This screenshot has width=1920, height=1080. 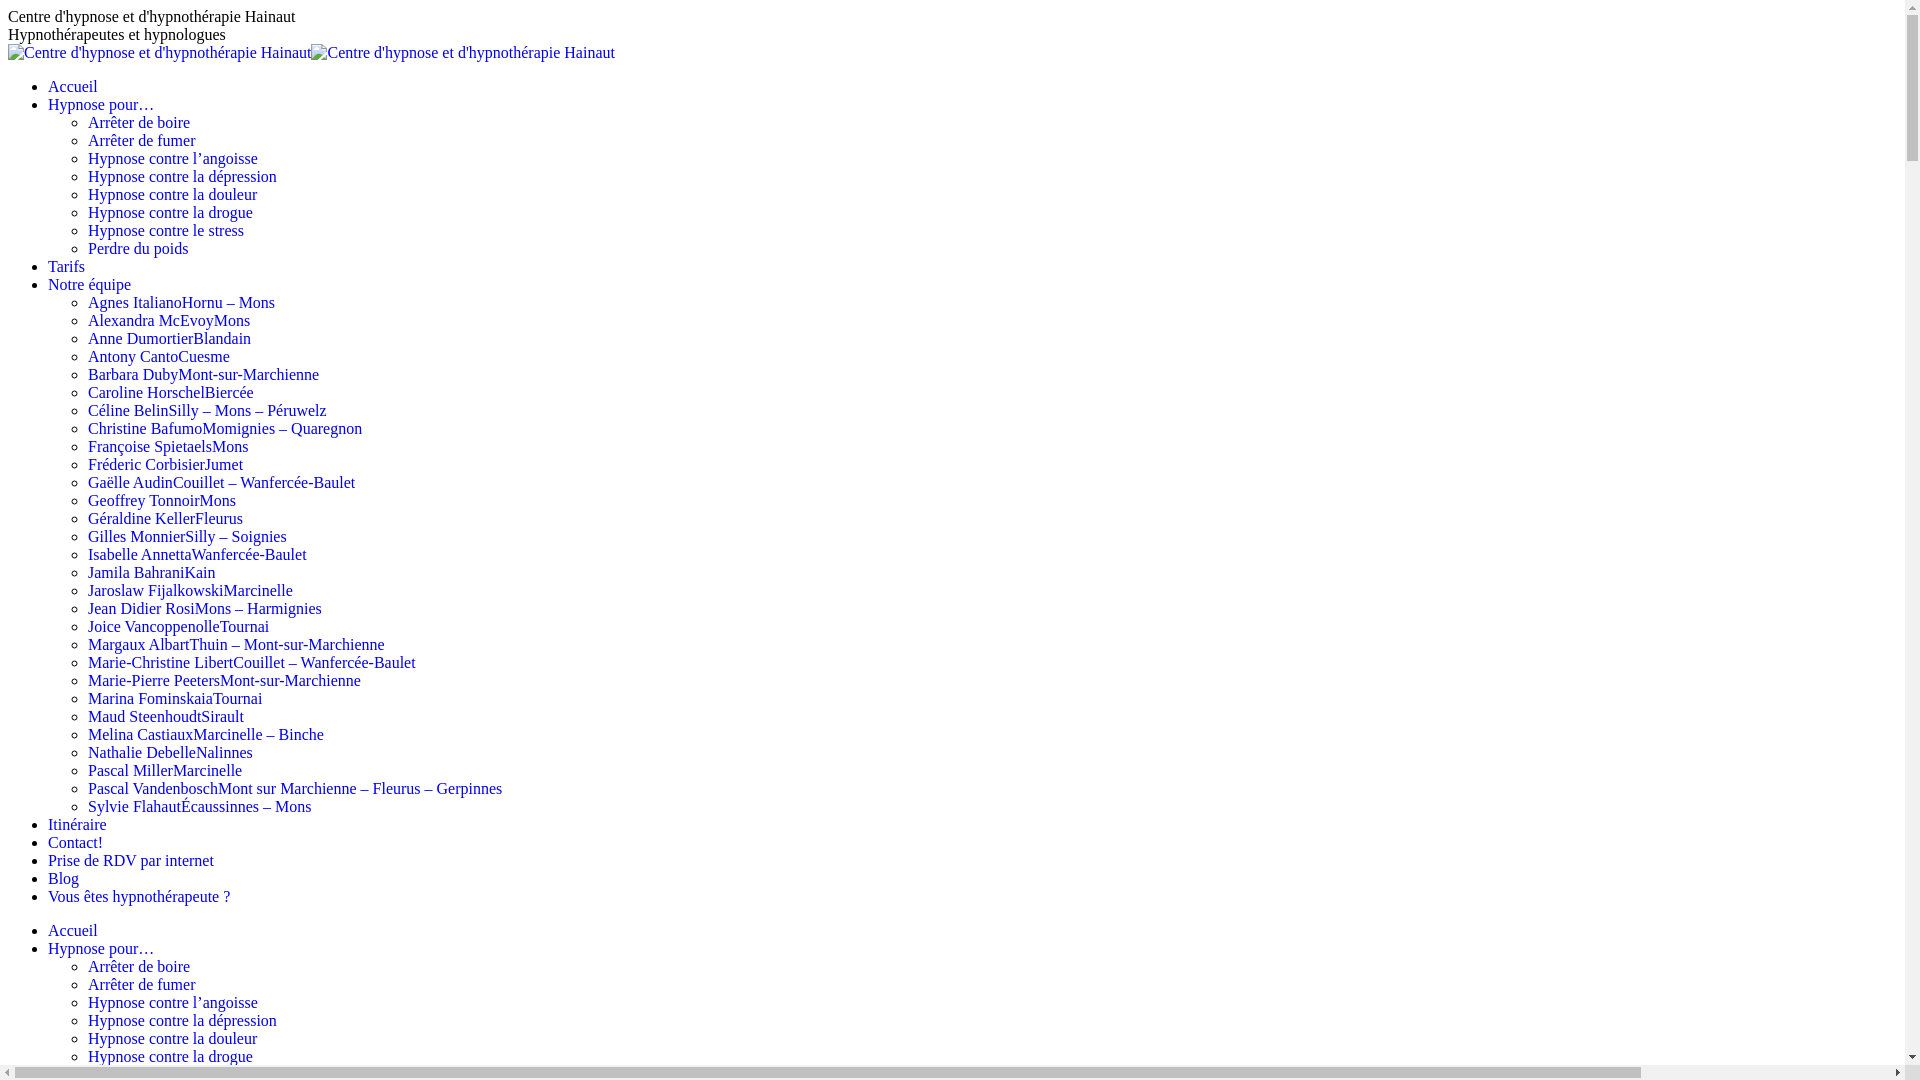 What do you see at coordinates (75, 842) in the screenshot?
I see `'Contact!'` at bounding box center [75, 842].